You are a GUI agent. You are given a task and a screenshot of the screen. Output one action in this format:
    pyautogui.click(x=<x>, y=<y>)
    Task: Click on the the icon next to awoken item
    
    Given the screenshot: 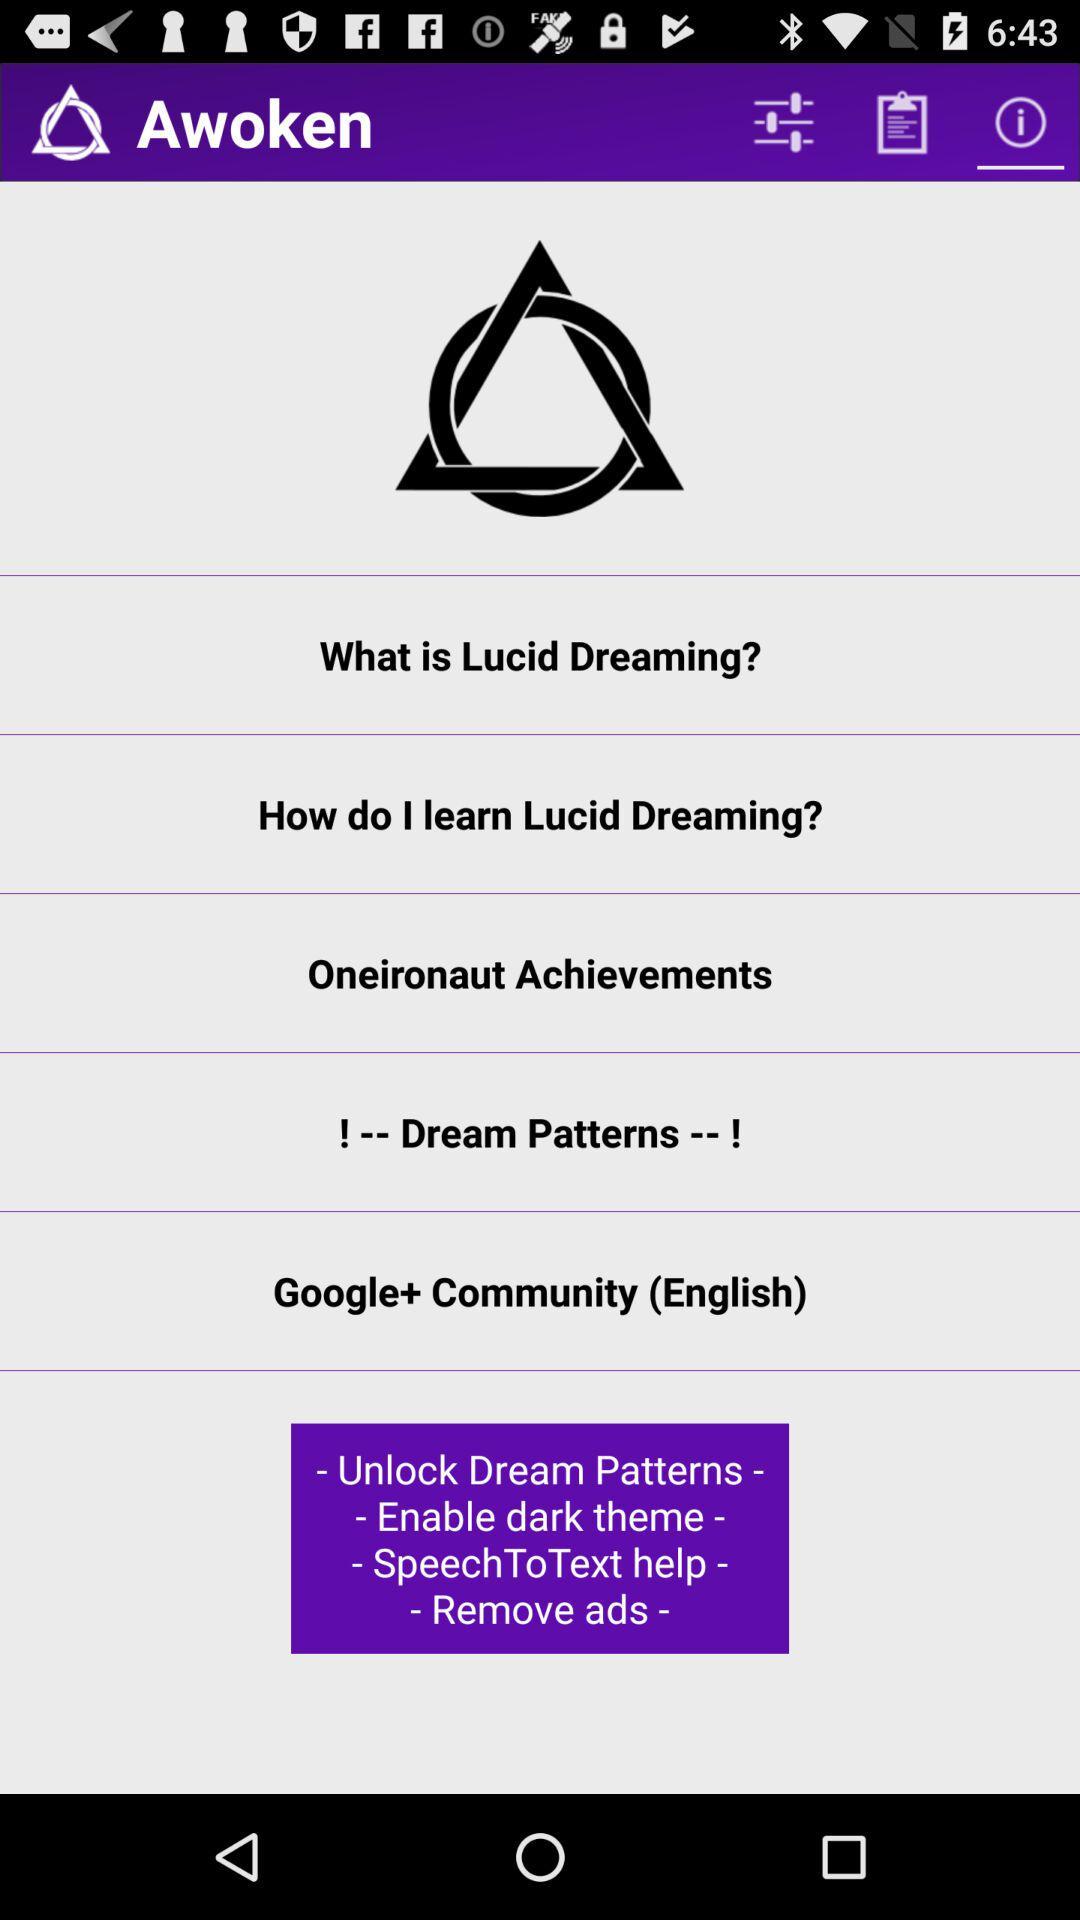 What is the action you would take?
    pyautogui.click(x=782, y=121)
    